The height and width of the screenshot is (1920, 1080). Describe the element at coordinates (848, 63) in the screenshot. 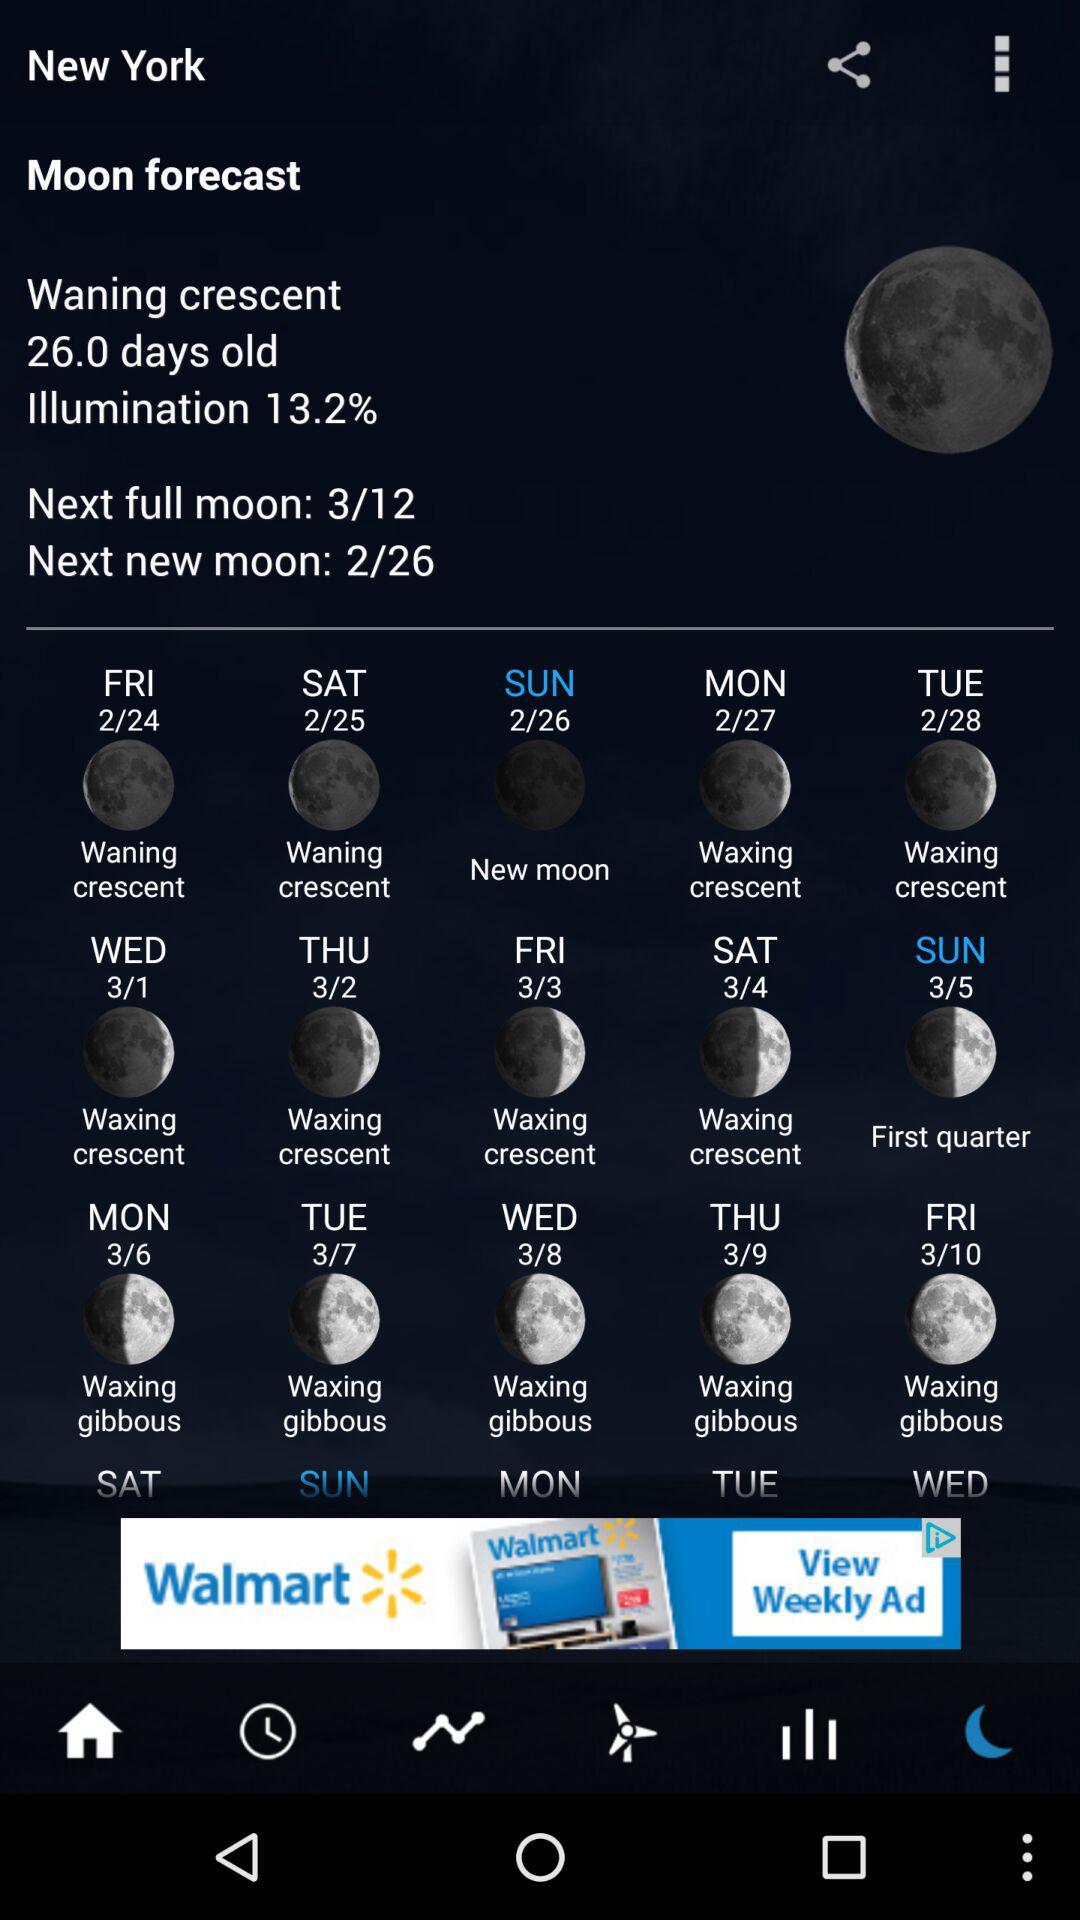

I see `share forecast` at that location.